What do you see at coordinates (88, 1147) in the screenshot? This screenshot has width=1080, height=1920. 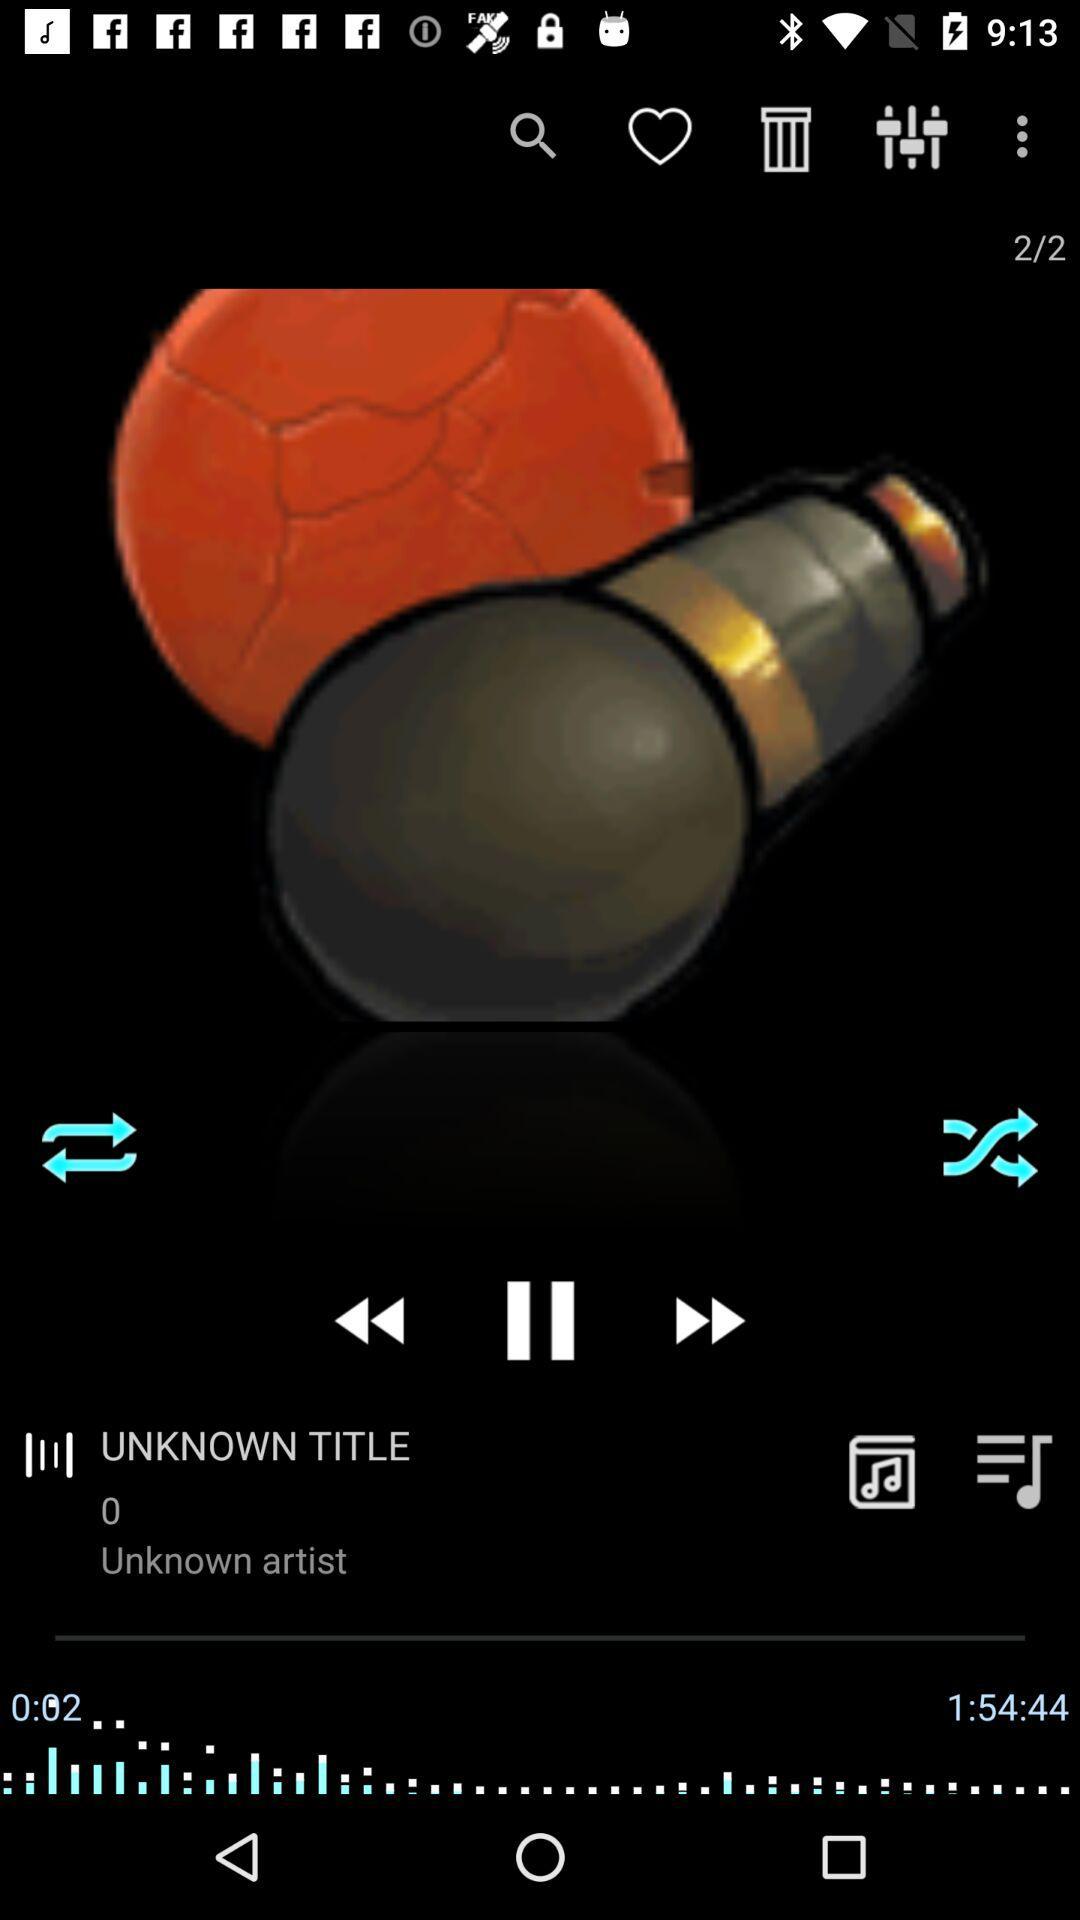 I see `i dont know` at bounding box center [88, 1147].